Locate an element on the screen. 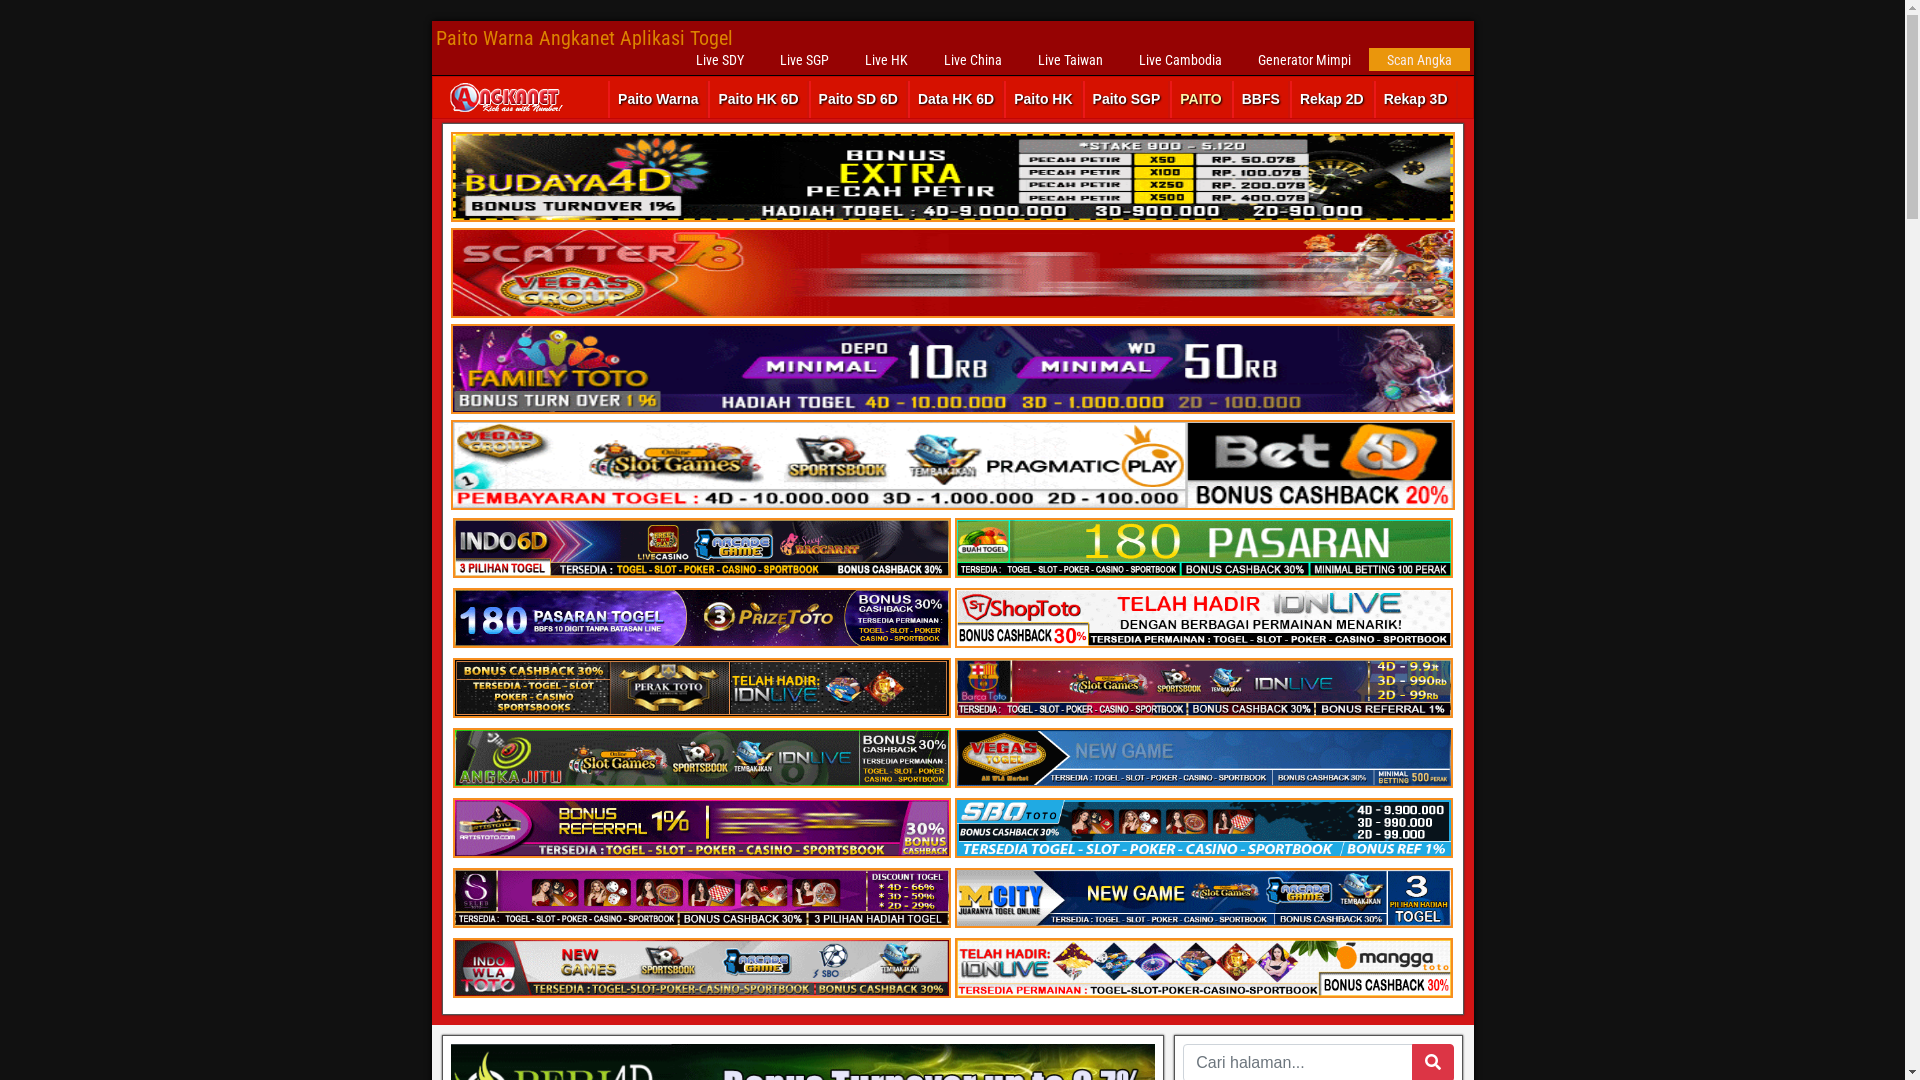  'Live SGP' is located at coordinates (761, 59).